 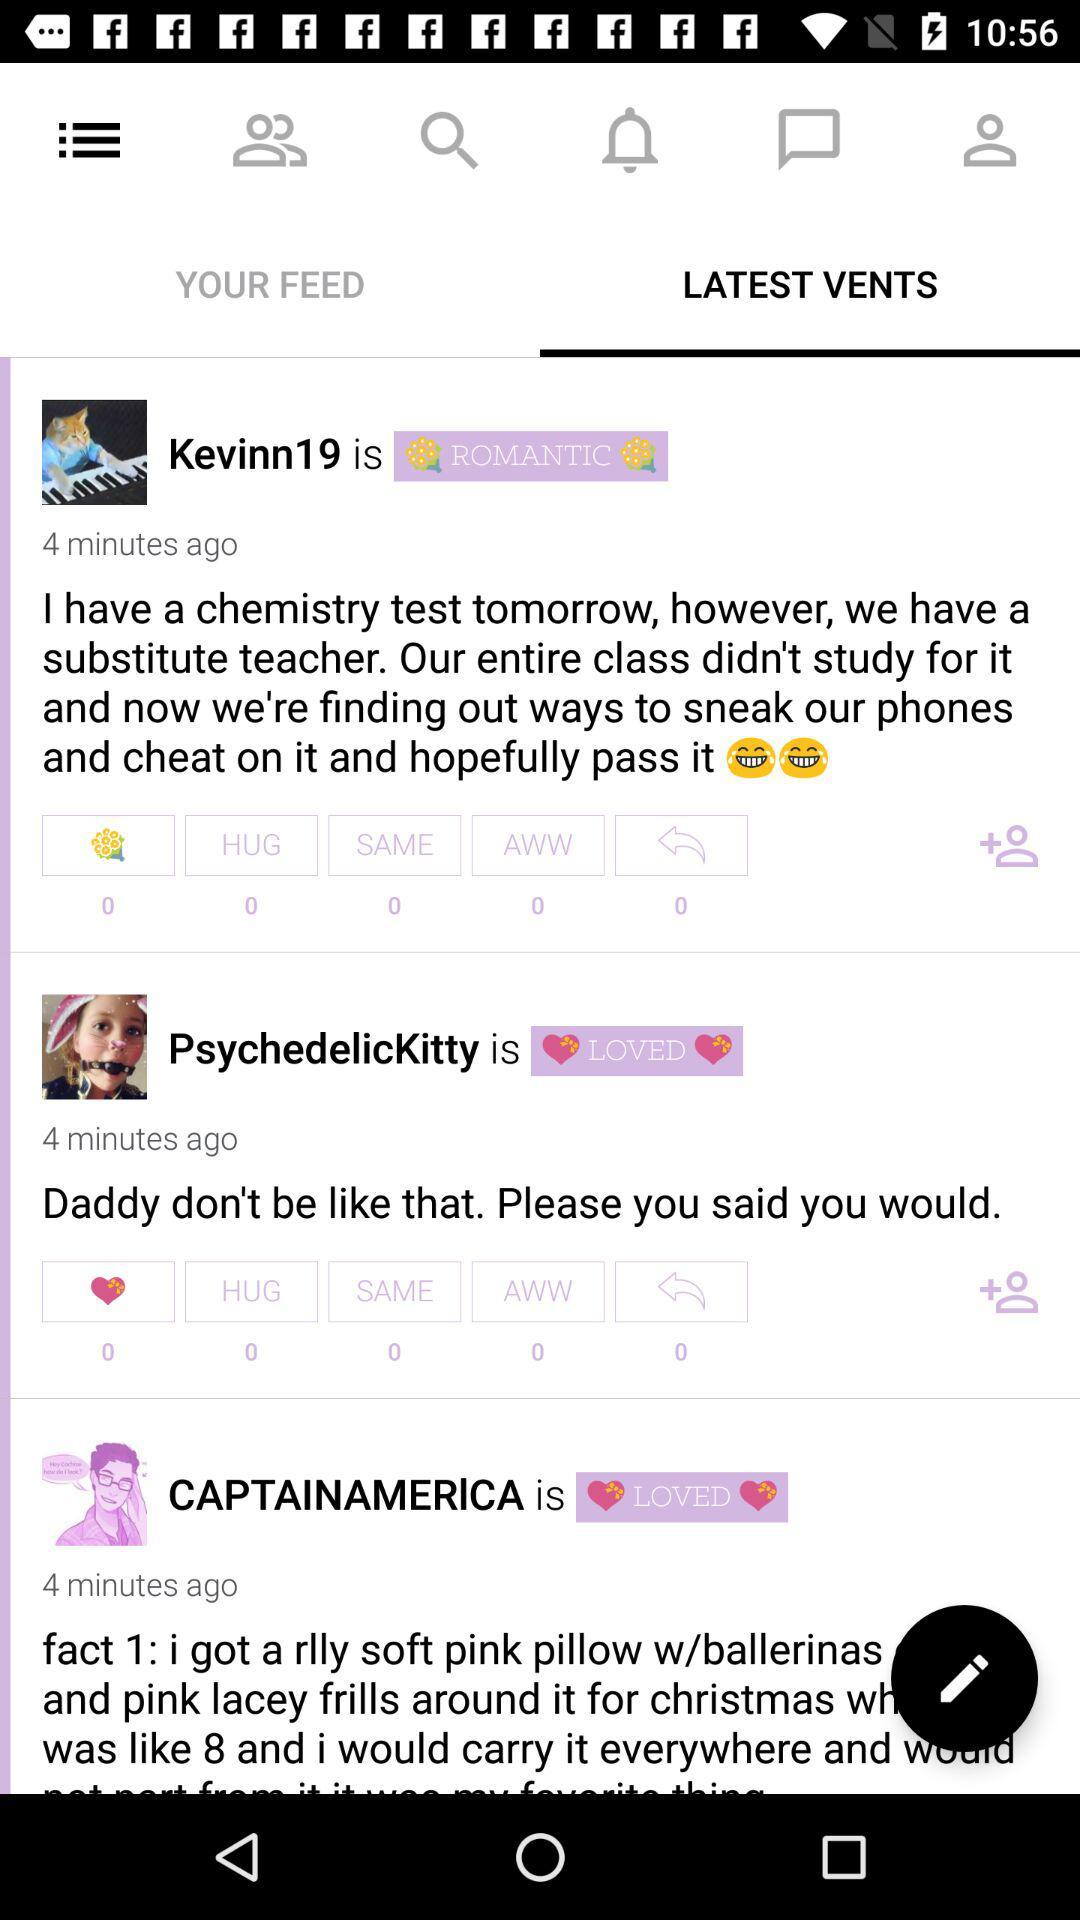 What do you see at coordinates (94, 1493) in the screenshot?
I see `profile picture` at bounding box center [94, 1493].